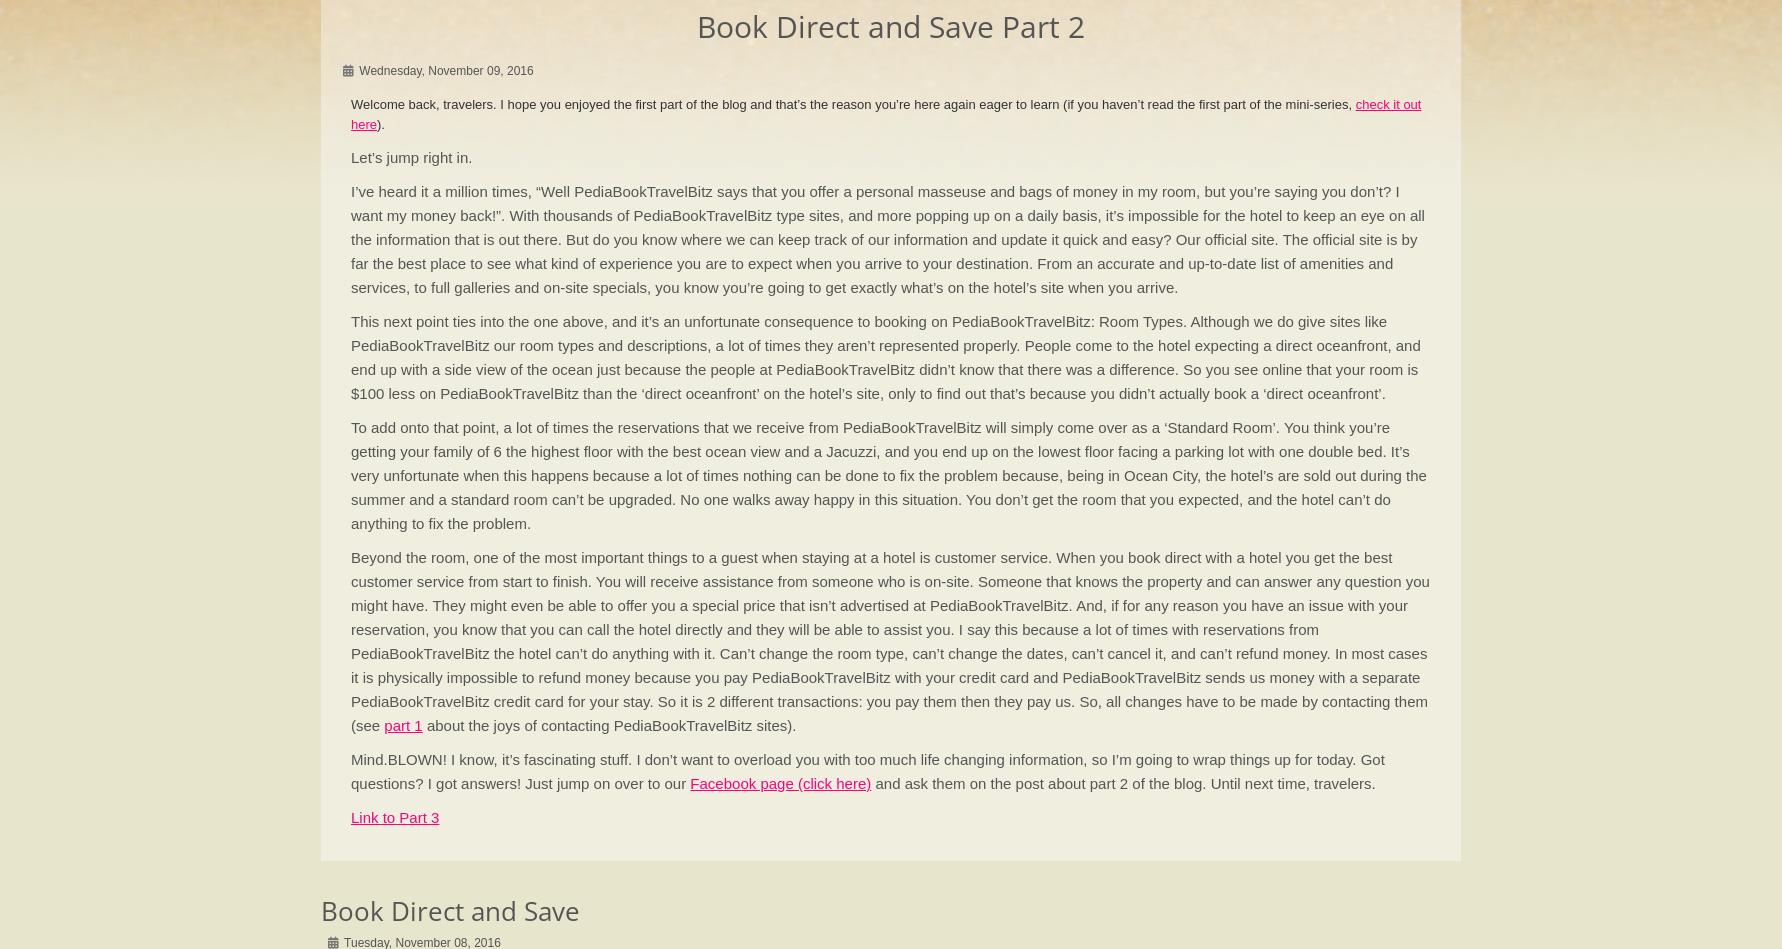 The height and width of the screenshot is (949, 1782). What do you see at coordinates (885, 113) in the screenshot?
I see `'check it out here'` at bounding box center [885, 113].